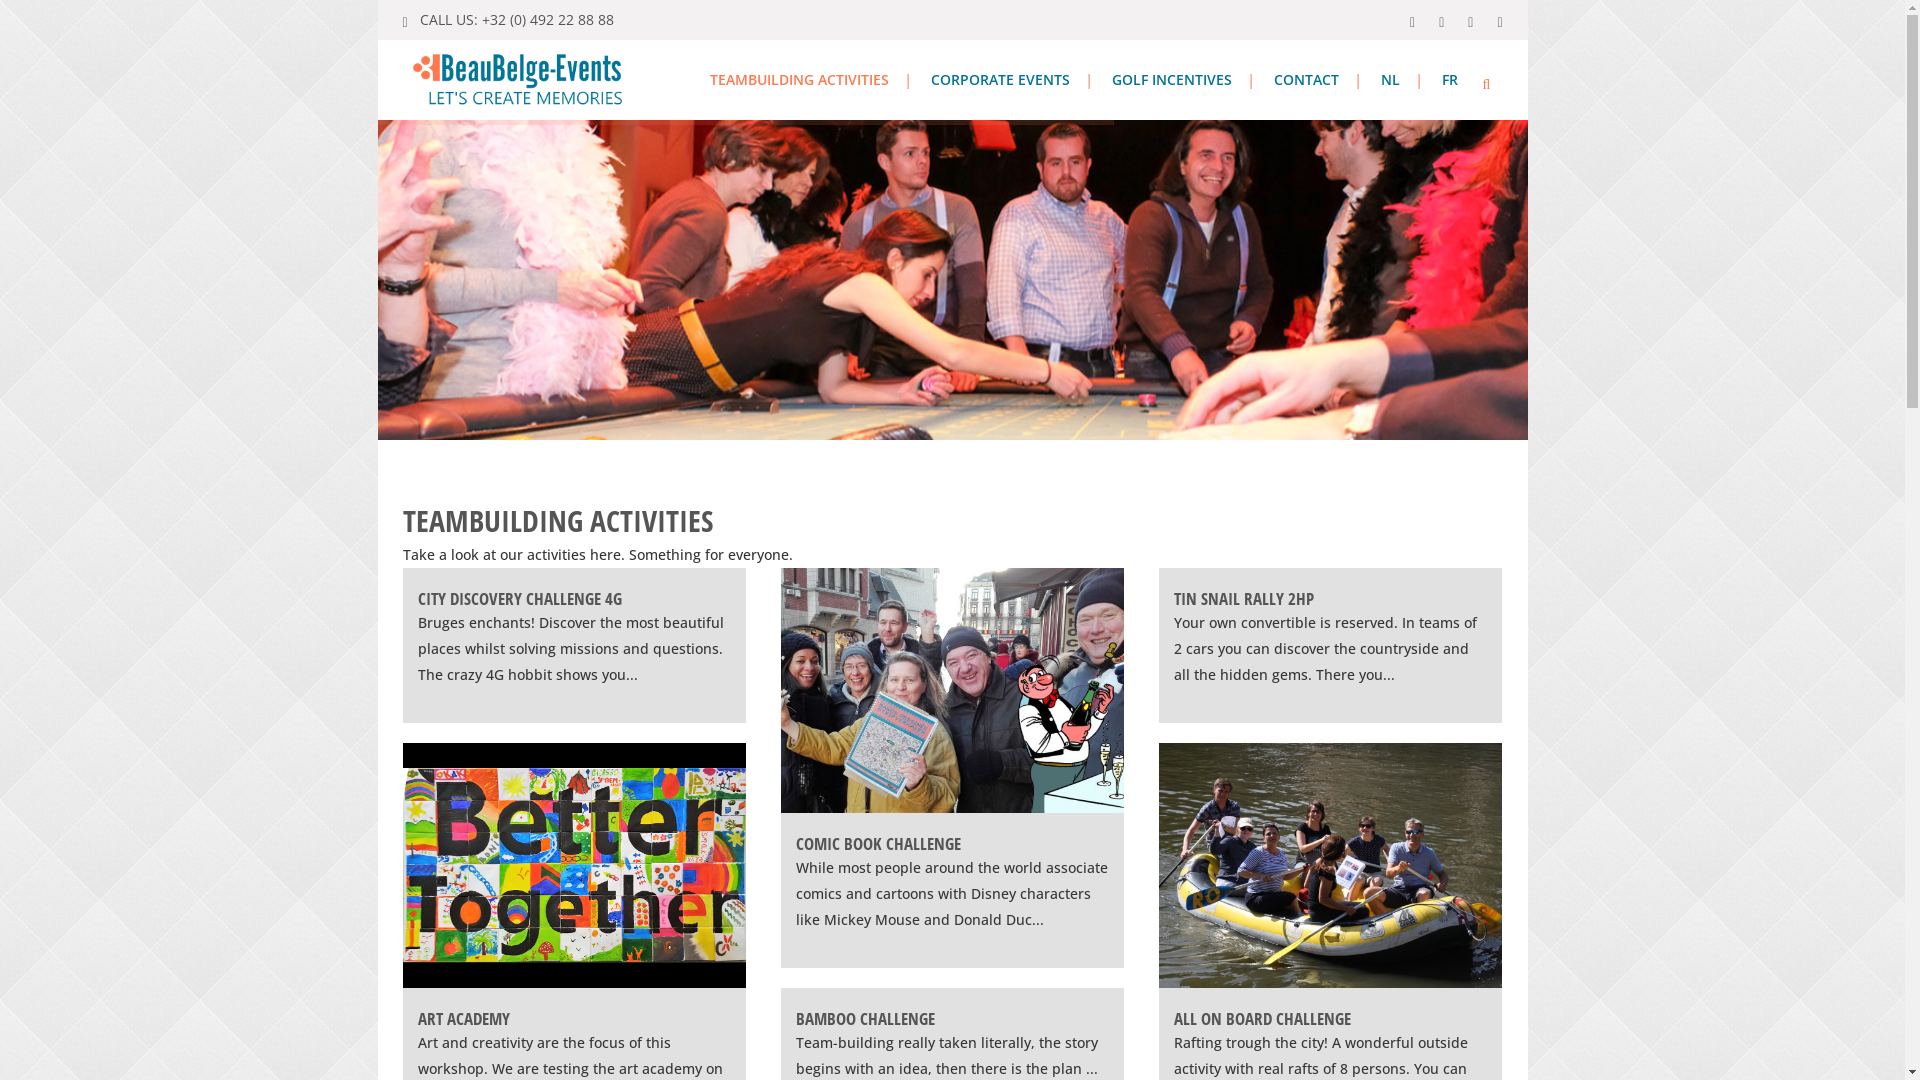 This screenshot has height=1080, width=1920. I want to click on 'NL', so click(1389, 79).